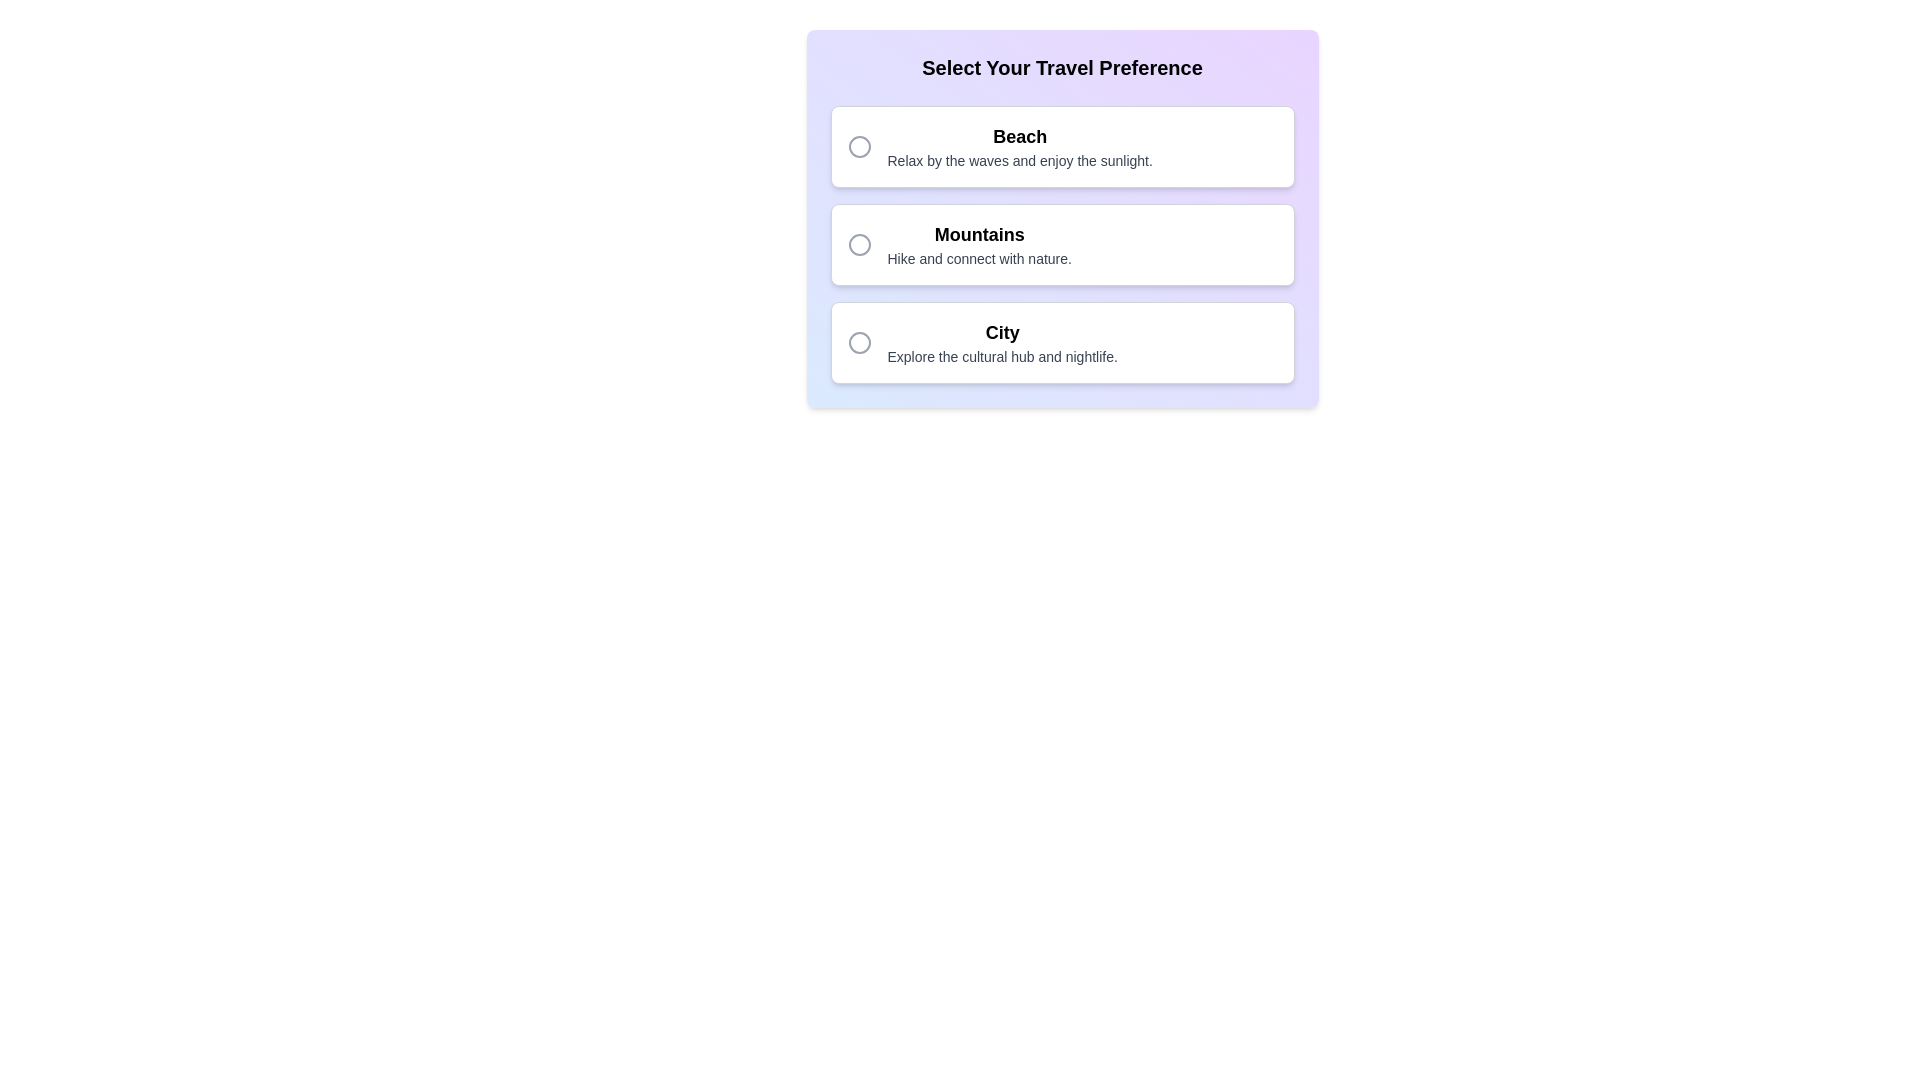 Image resolution: width=1920 pixels, height=1080 pixels. I want to click on the 'City' option in the travel preferences list, so click(1002, 342).